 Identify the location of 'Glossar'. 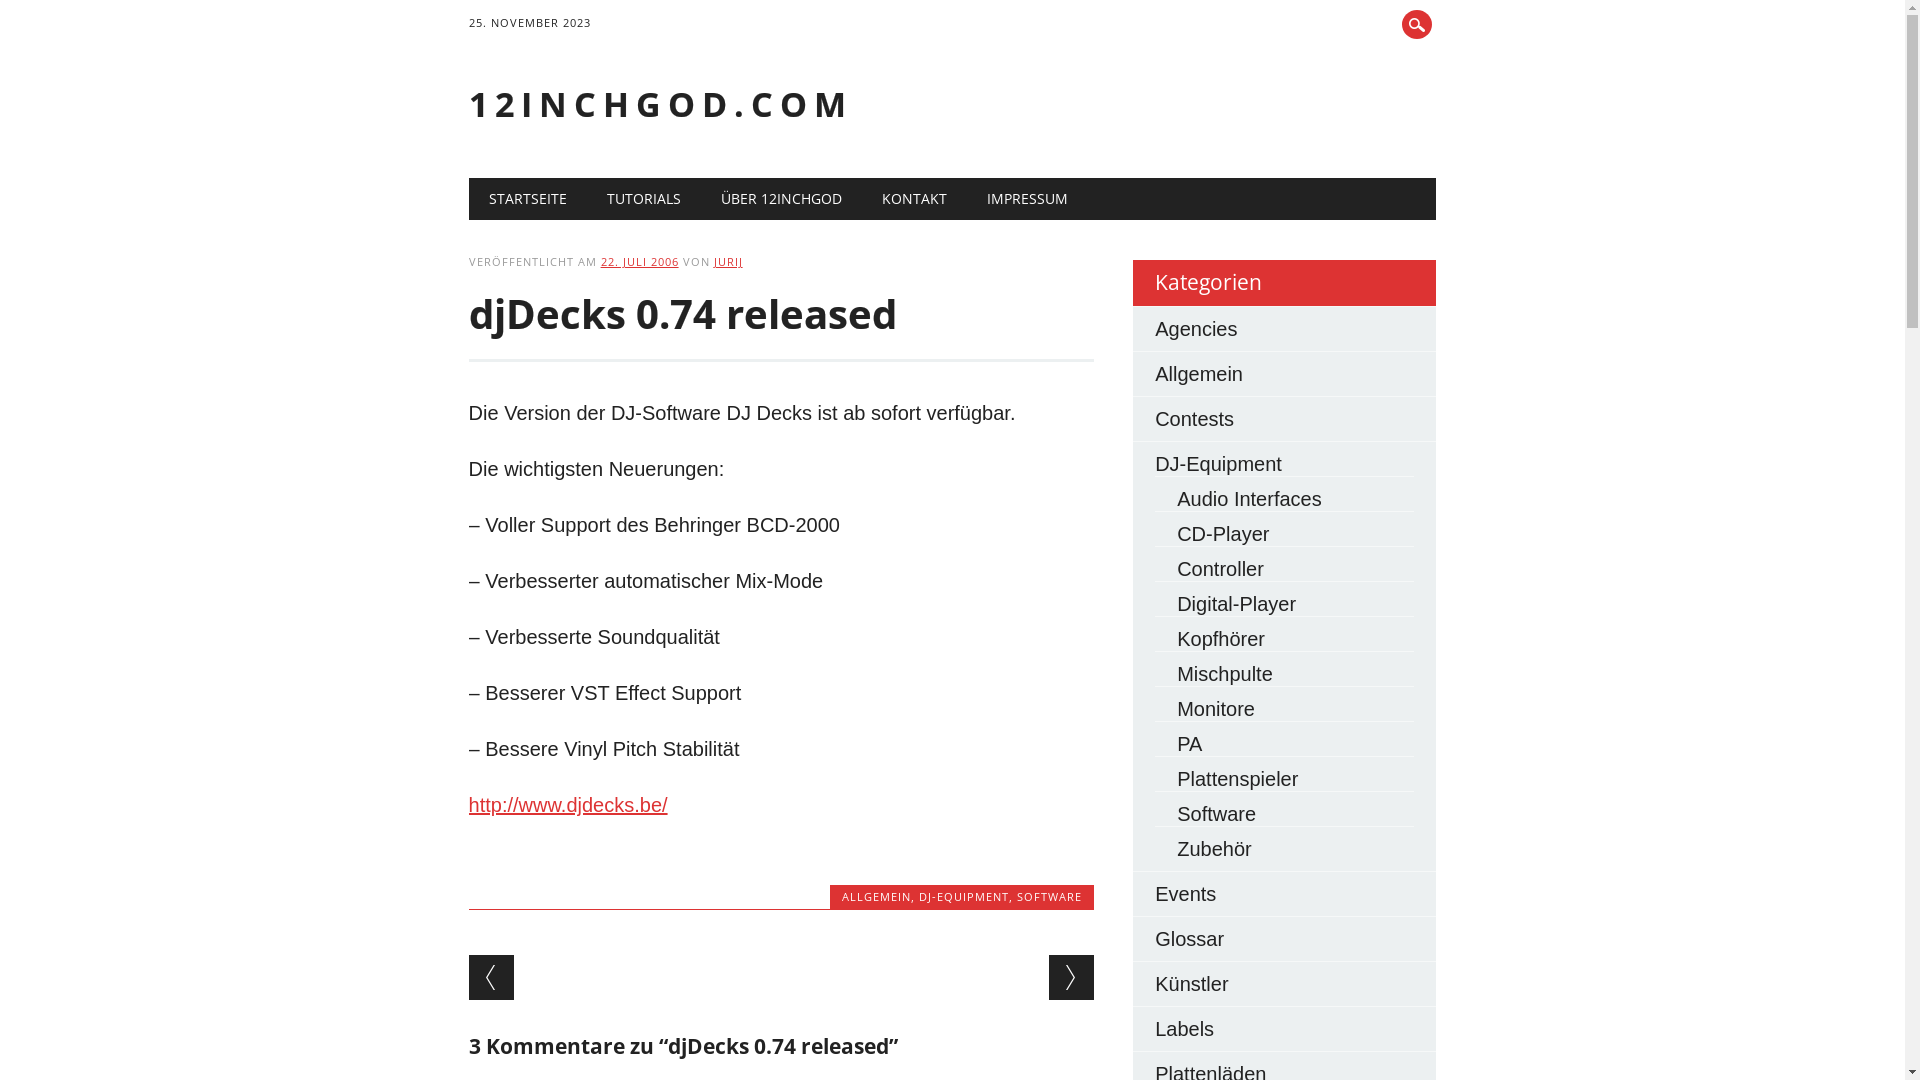
(1189, 938).